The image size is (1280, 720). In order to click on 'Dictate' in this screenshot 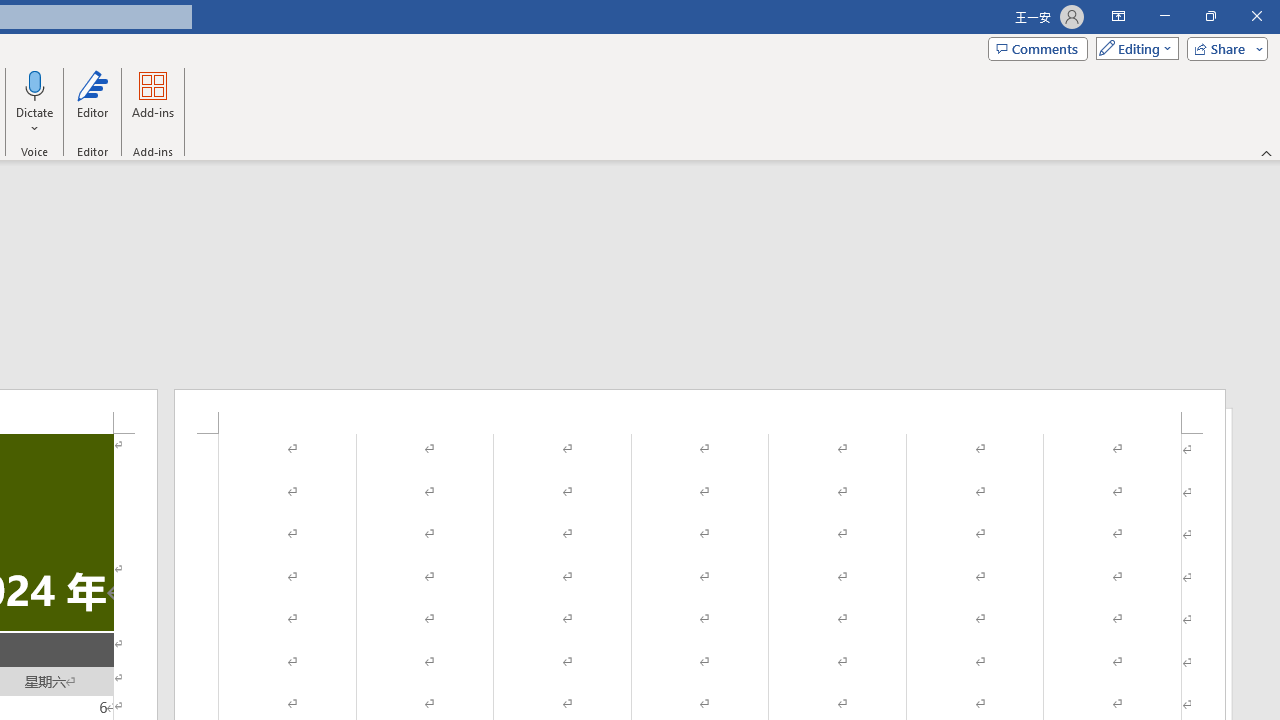, I will do `click(35, 84)`.